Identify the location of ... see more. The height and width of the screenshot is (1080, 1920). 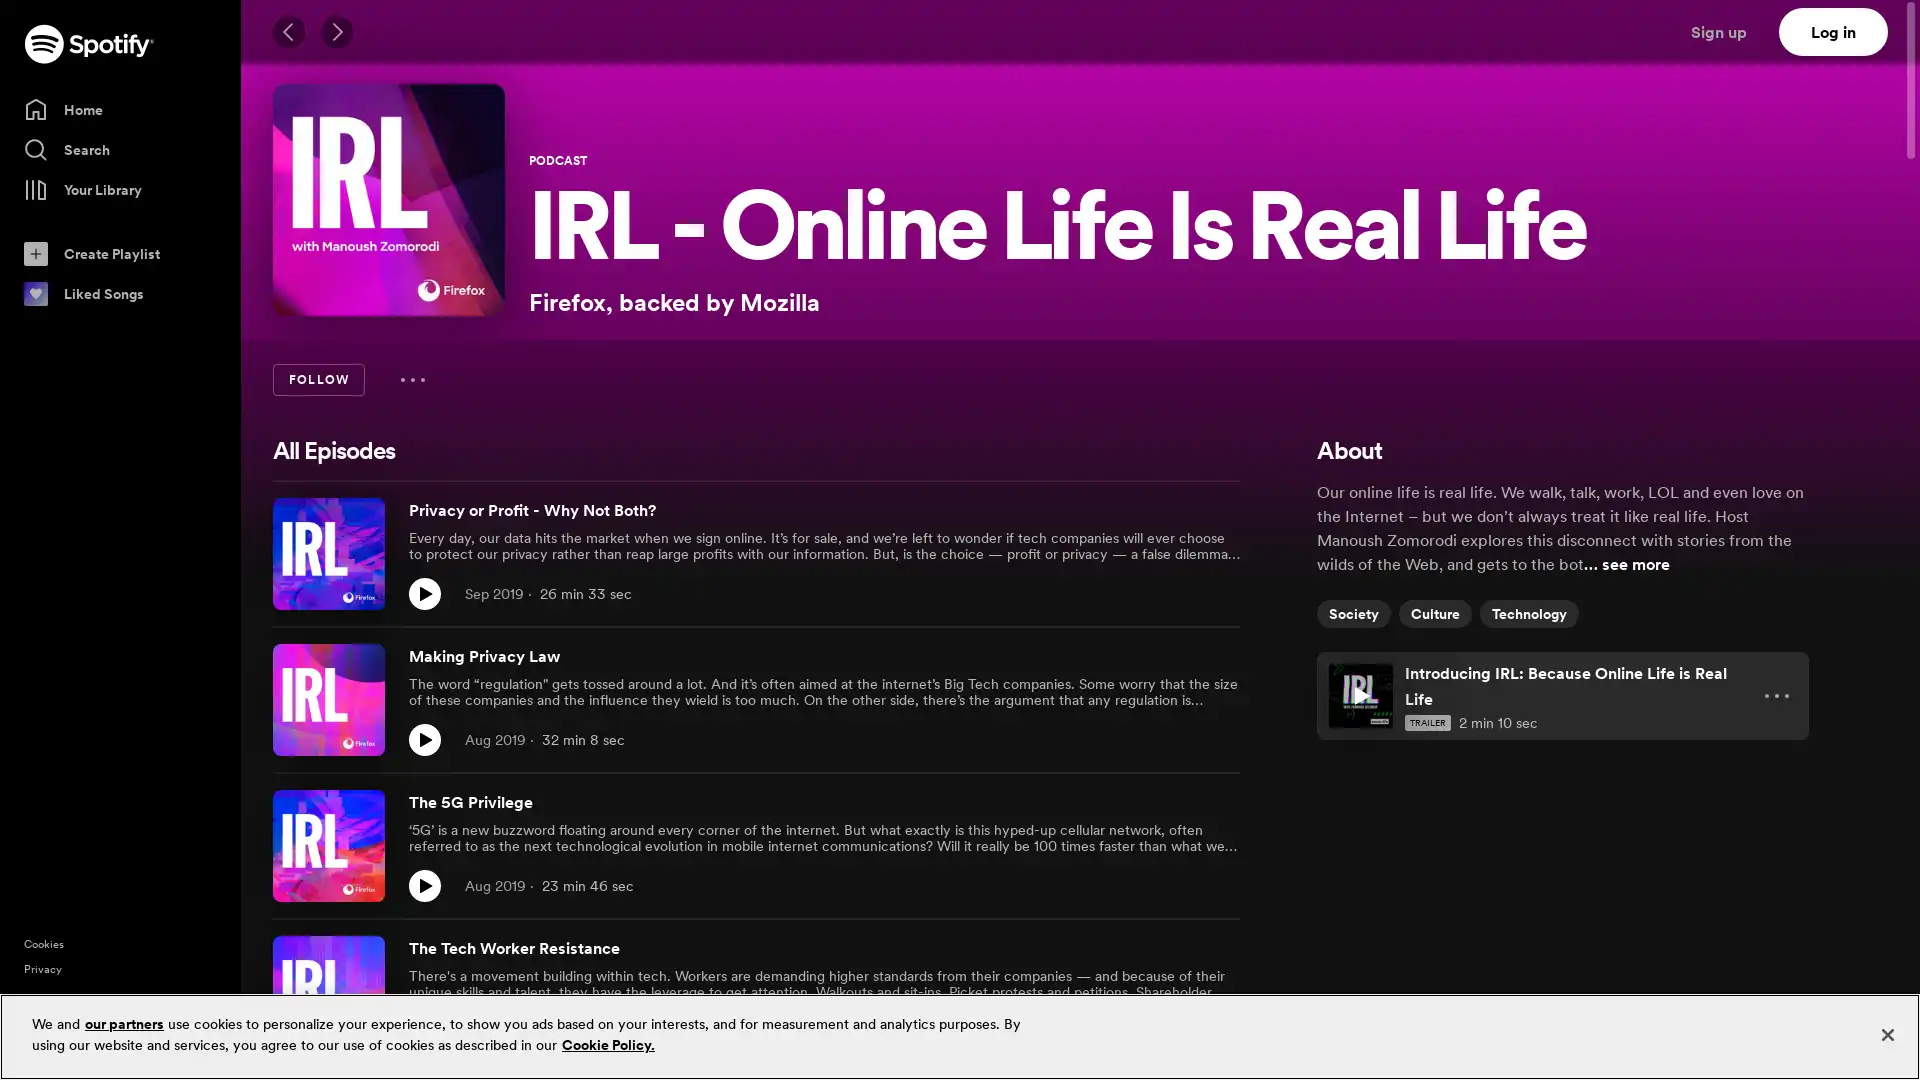
(1627, 563).